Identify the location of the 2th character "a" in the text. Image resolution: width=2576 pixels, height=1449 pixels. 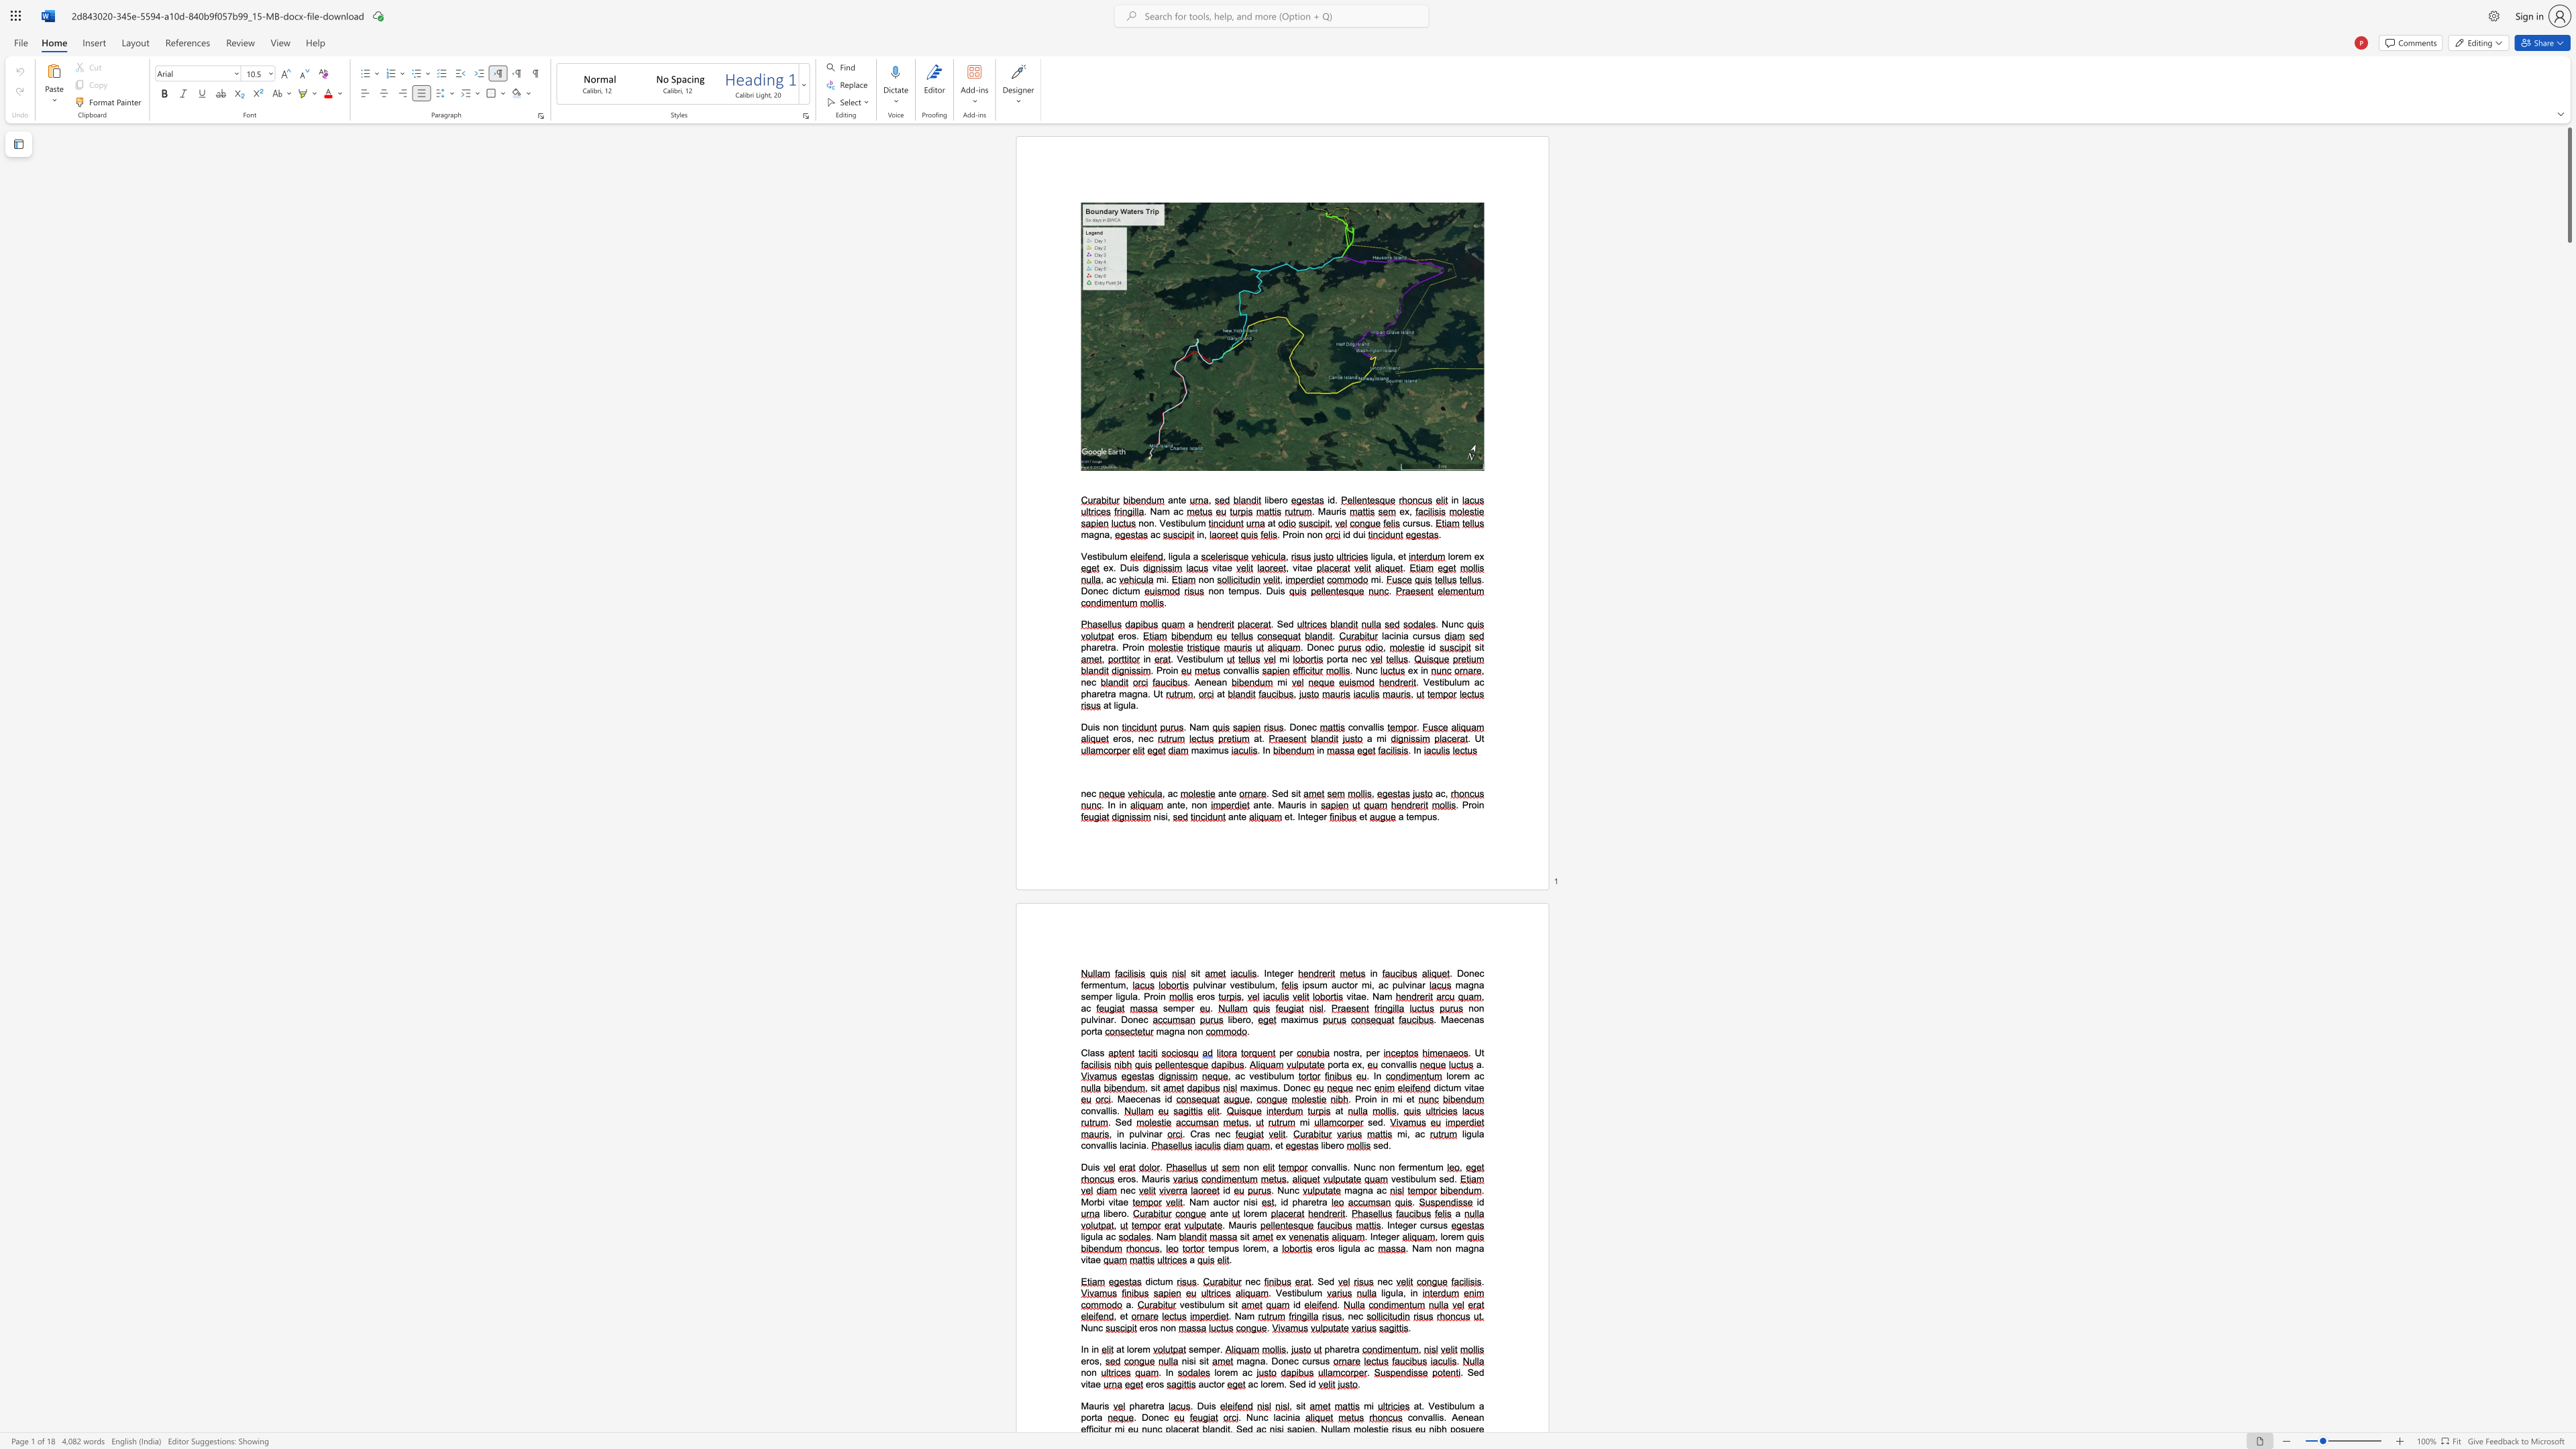
(1215, 1201).